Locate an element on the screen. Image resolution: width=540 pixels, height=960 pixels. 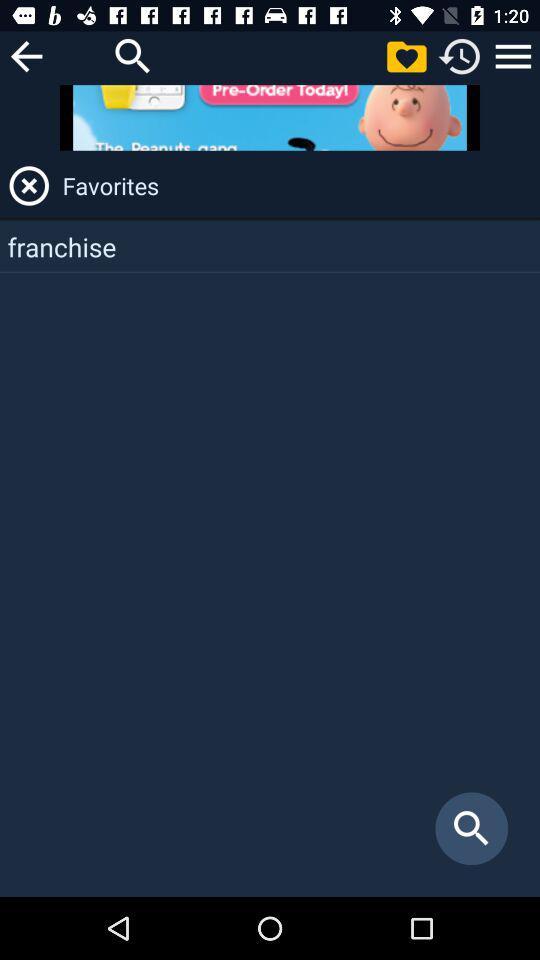
the close icon is located at coordinates (28, 185).